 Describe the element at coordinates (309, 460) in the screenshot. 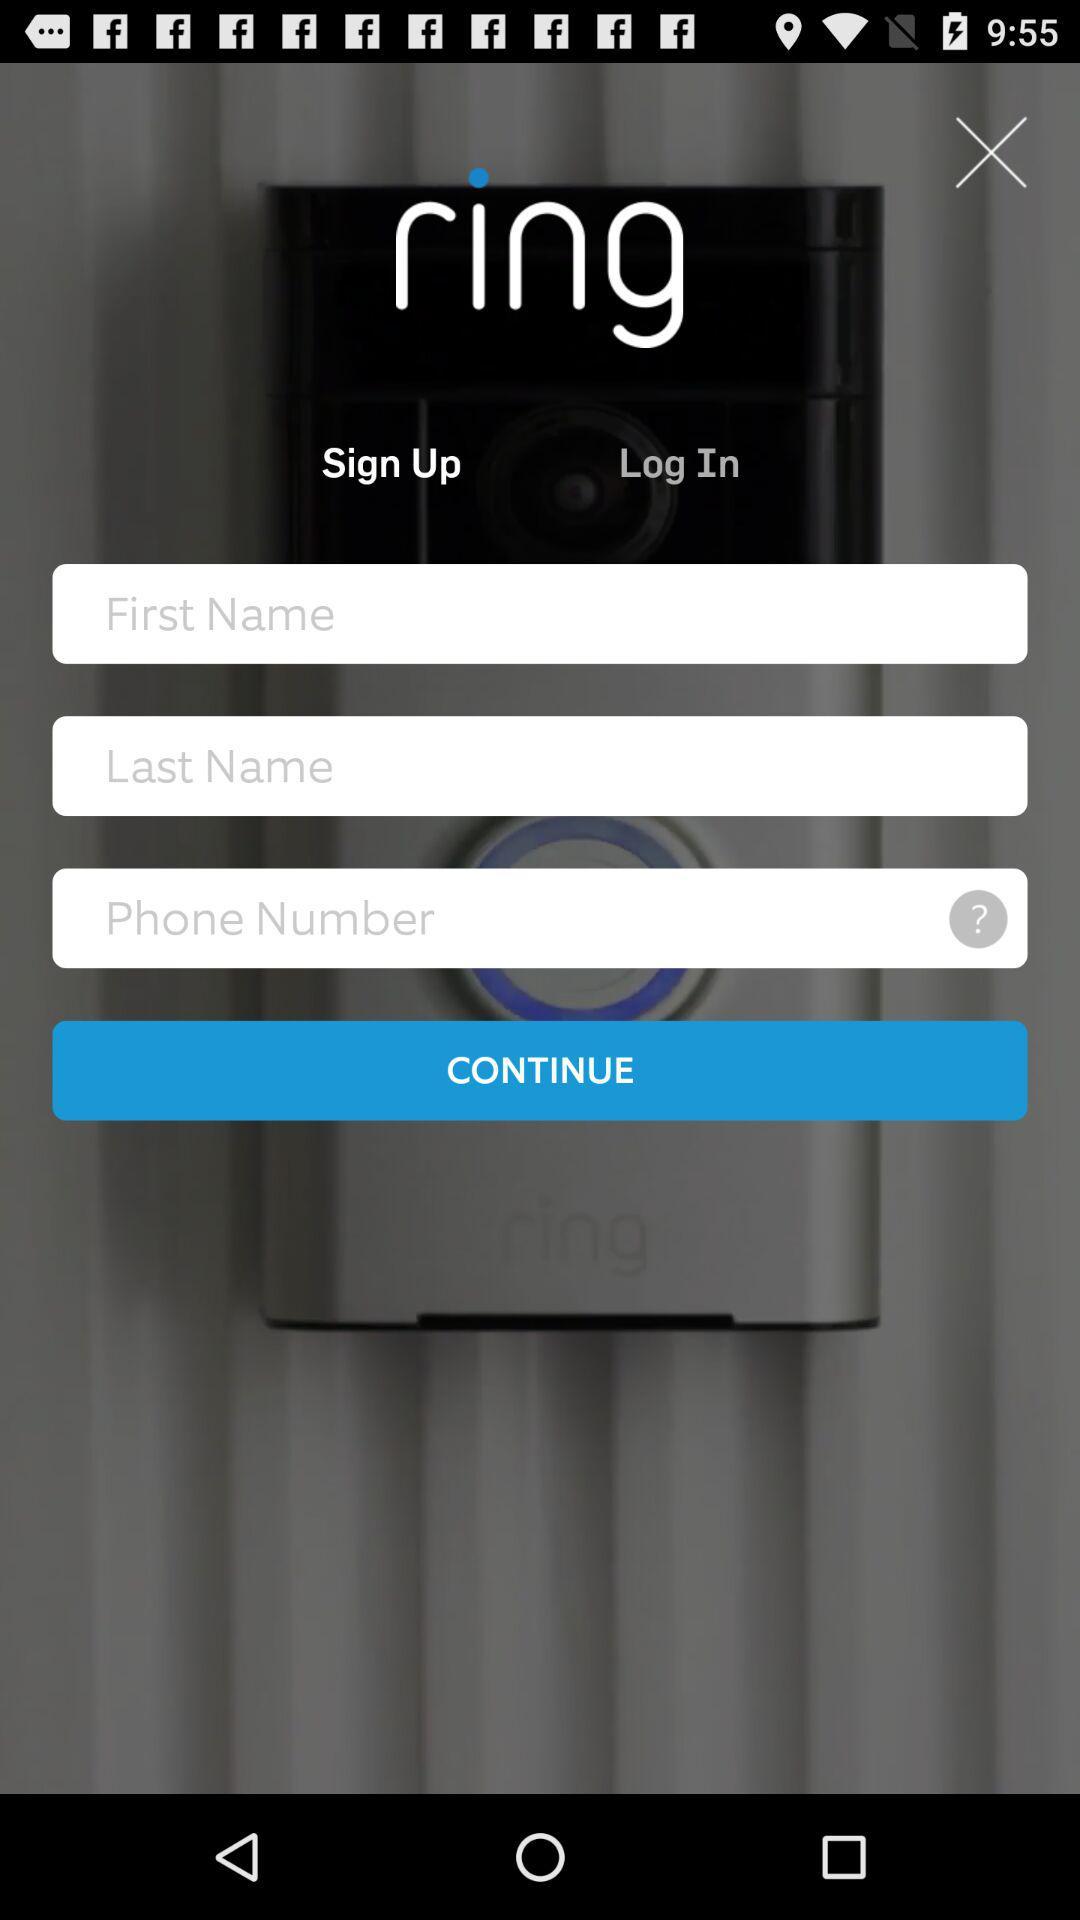

I see `sign up icon` at that location.